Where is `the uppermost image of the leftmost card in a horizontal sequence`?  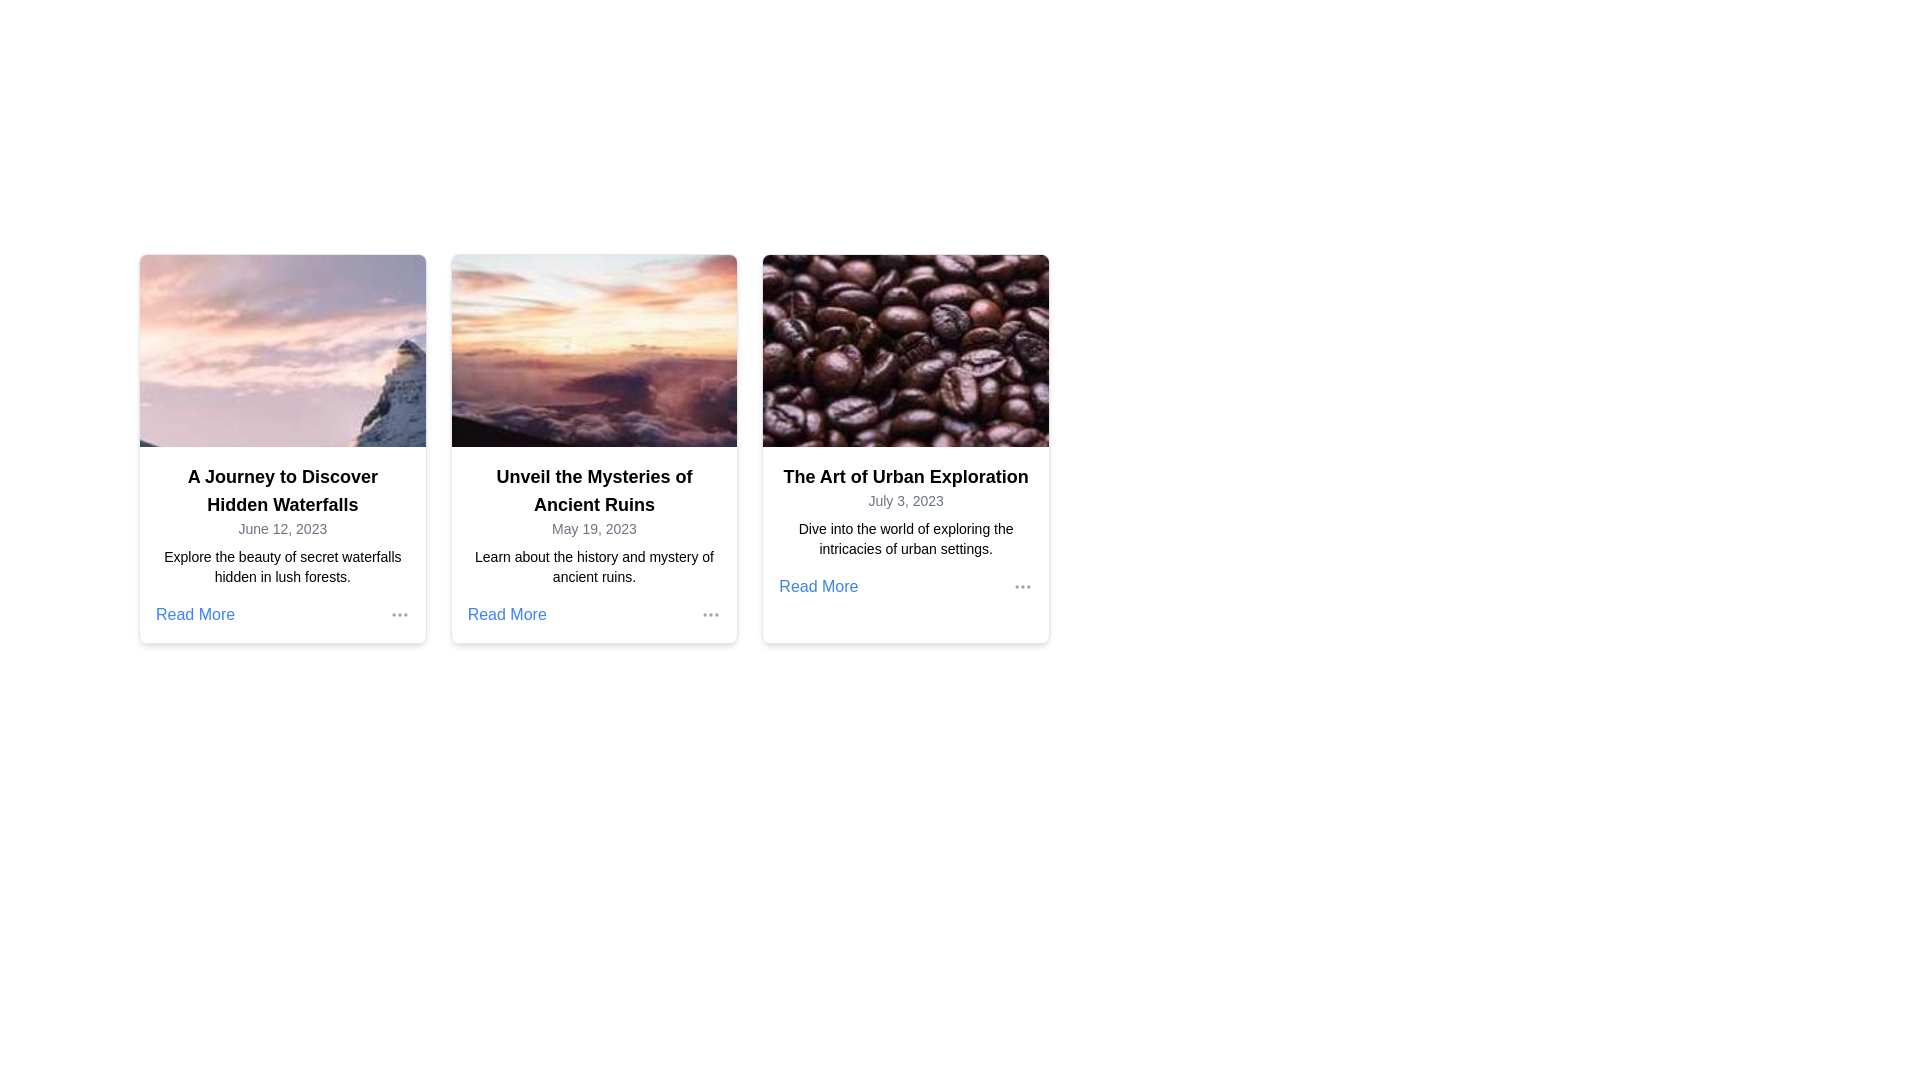 the uppermost image of the leftmost card in a horizontal sequence is located at coordinates (281, 350).